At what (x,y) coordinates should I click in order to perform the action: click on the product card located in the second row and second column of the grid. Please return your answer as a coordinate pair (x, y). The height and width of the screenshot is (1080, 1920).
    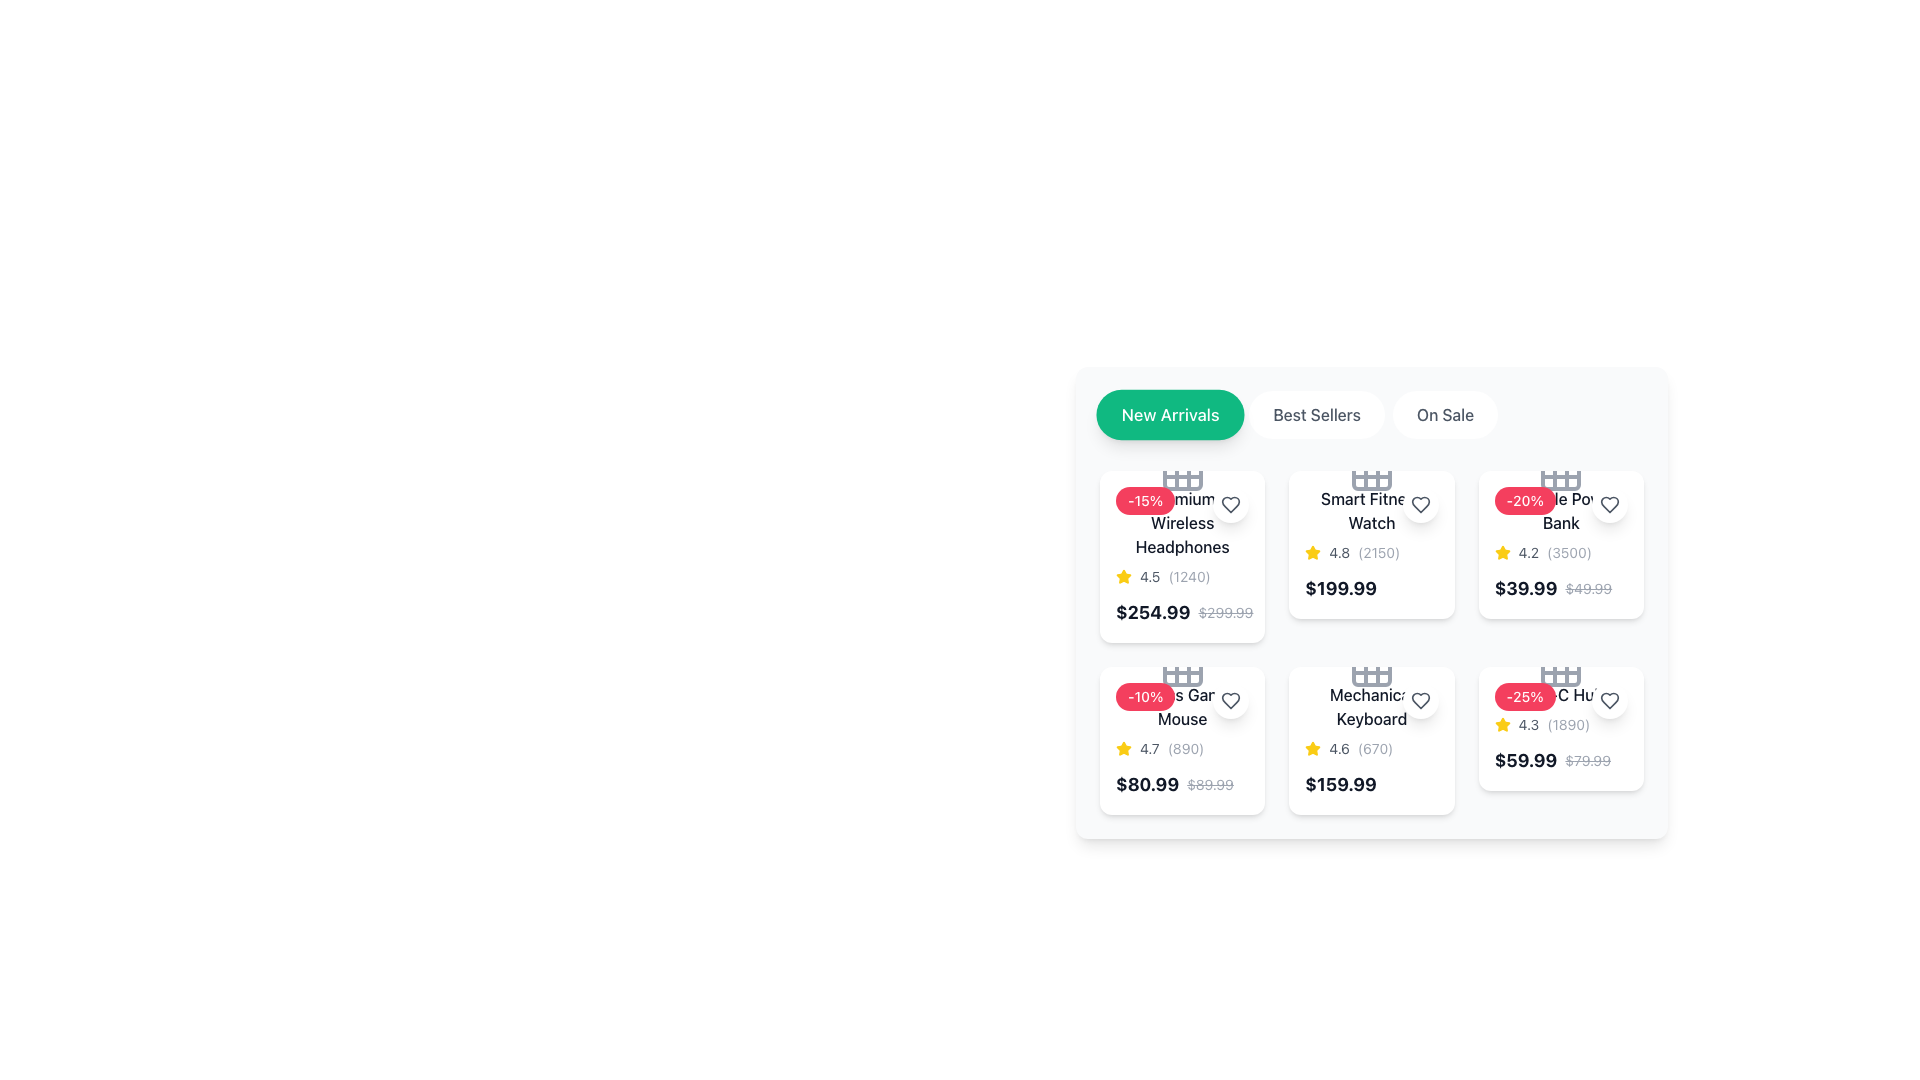
    Looking at the image, I should click on (1371, 643).